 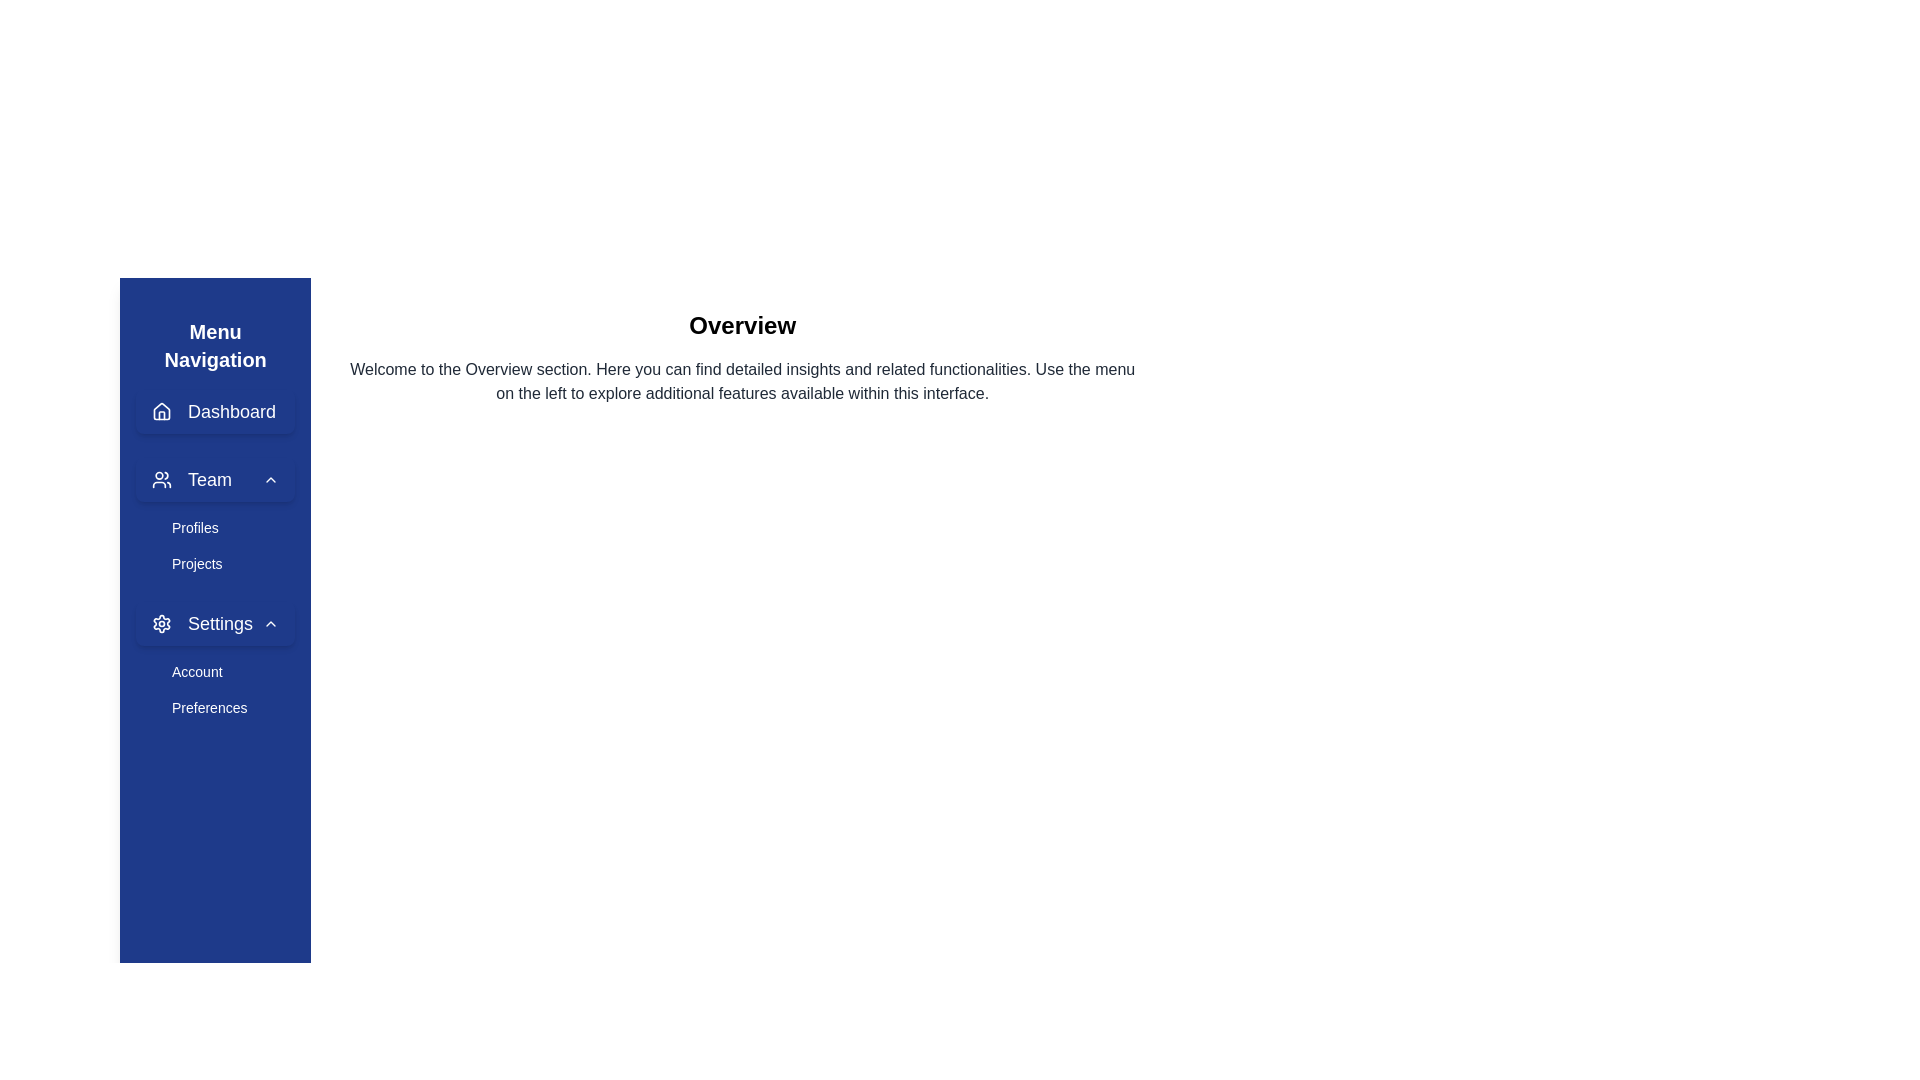 I want to click on the navigational menu item in the sidebar that links to 'Profiles', located under the 'Team' section, so click(x=227, y=527).